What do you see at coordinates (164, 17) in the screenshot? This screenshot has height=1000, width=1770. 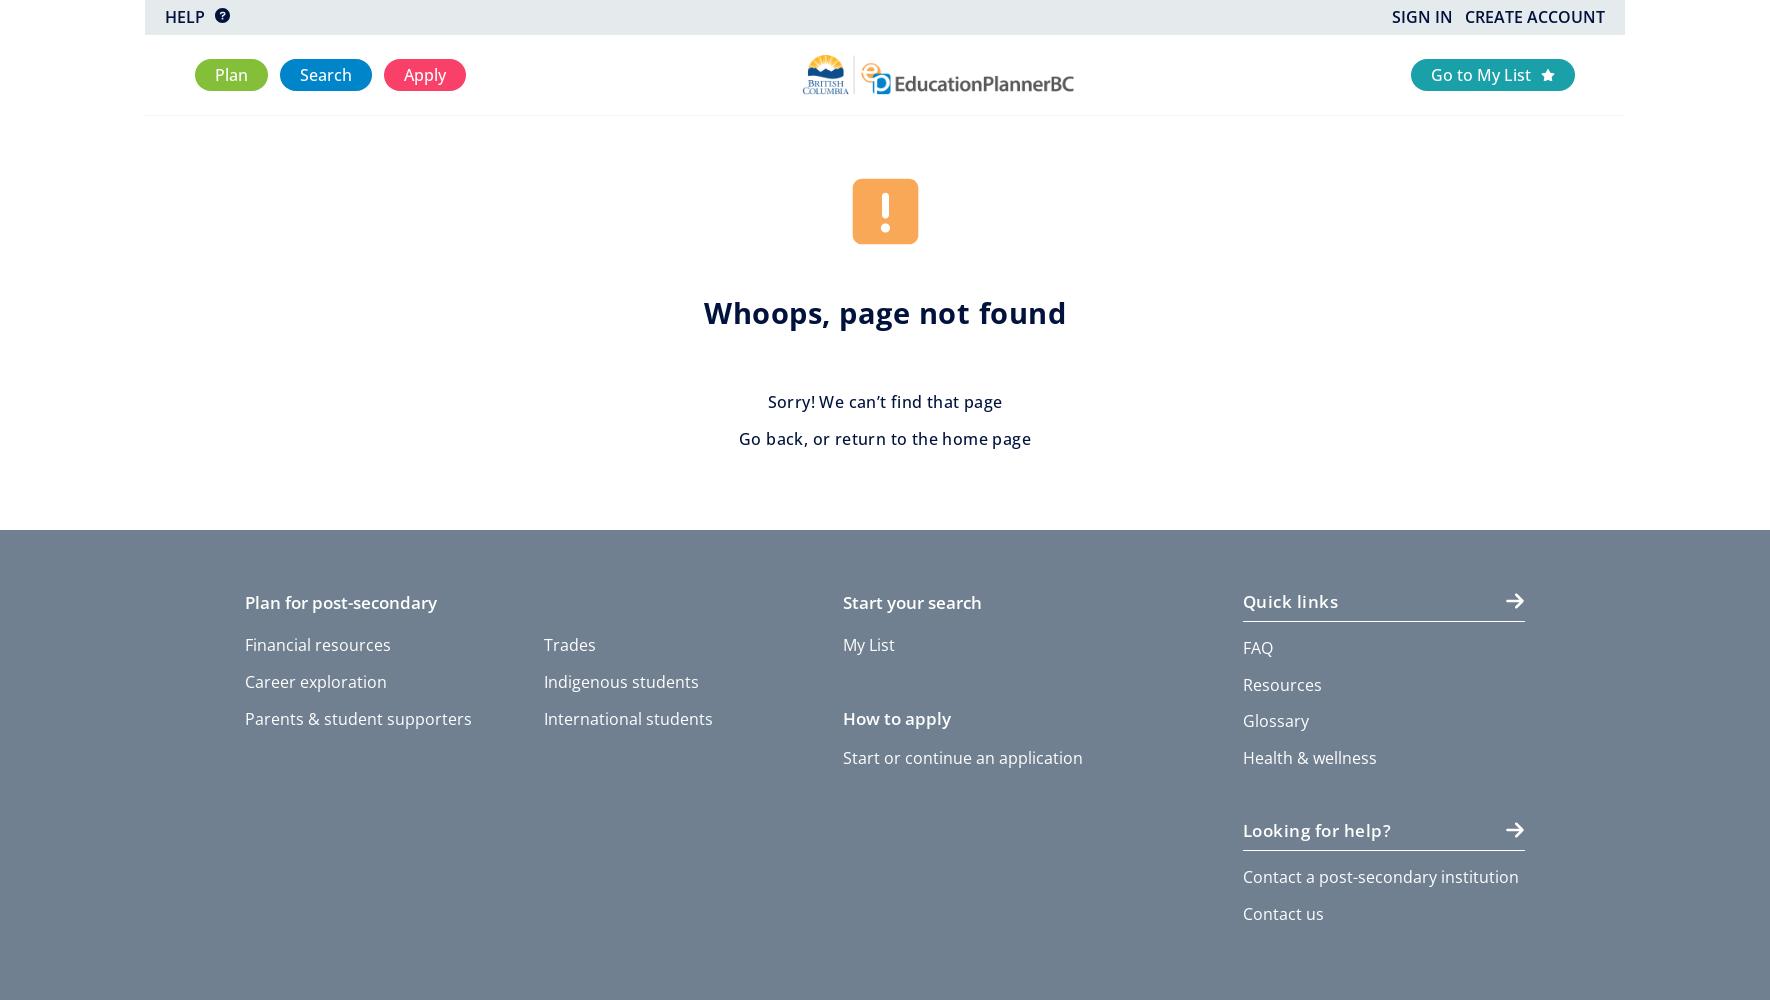 I see `'HELP'` at bounding box center [164, 17].